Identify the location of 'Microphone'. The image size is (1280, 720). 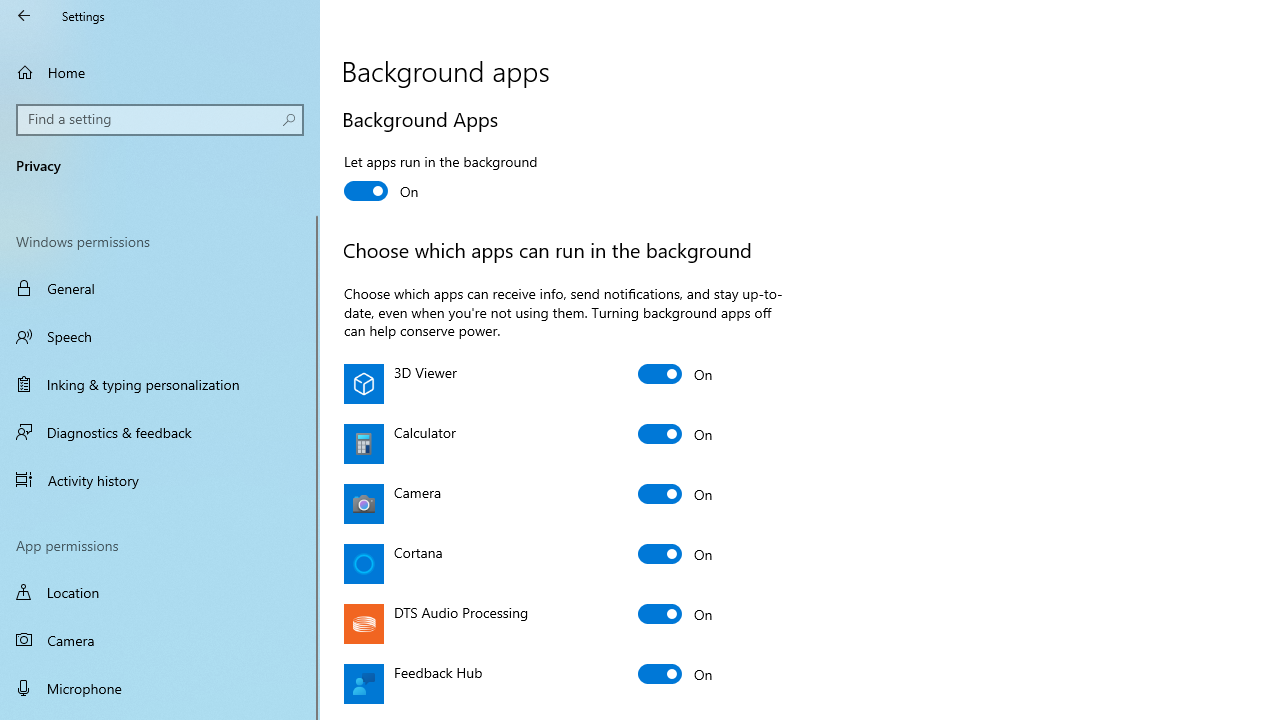
(160, 686).